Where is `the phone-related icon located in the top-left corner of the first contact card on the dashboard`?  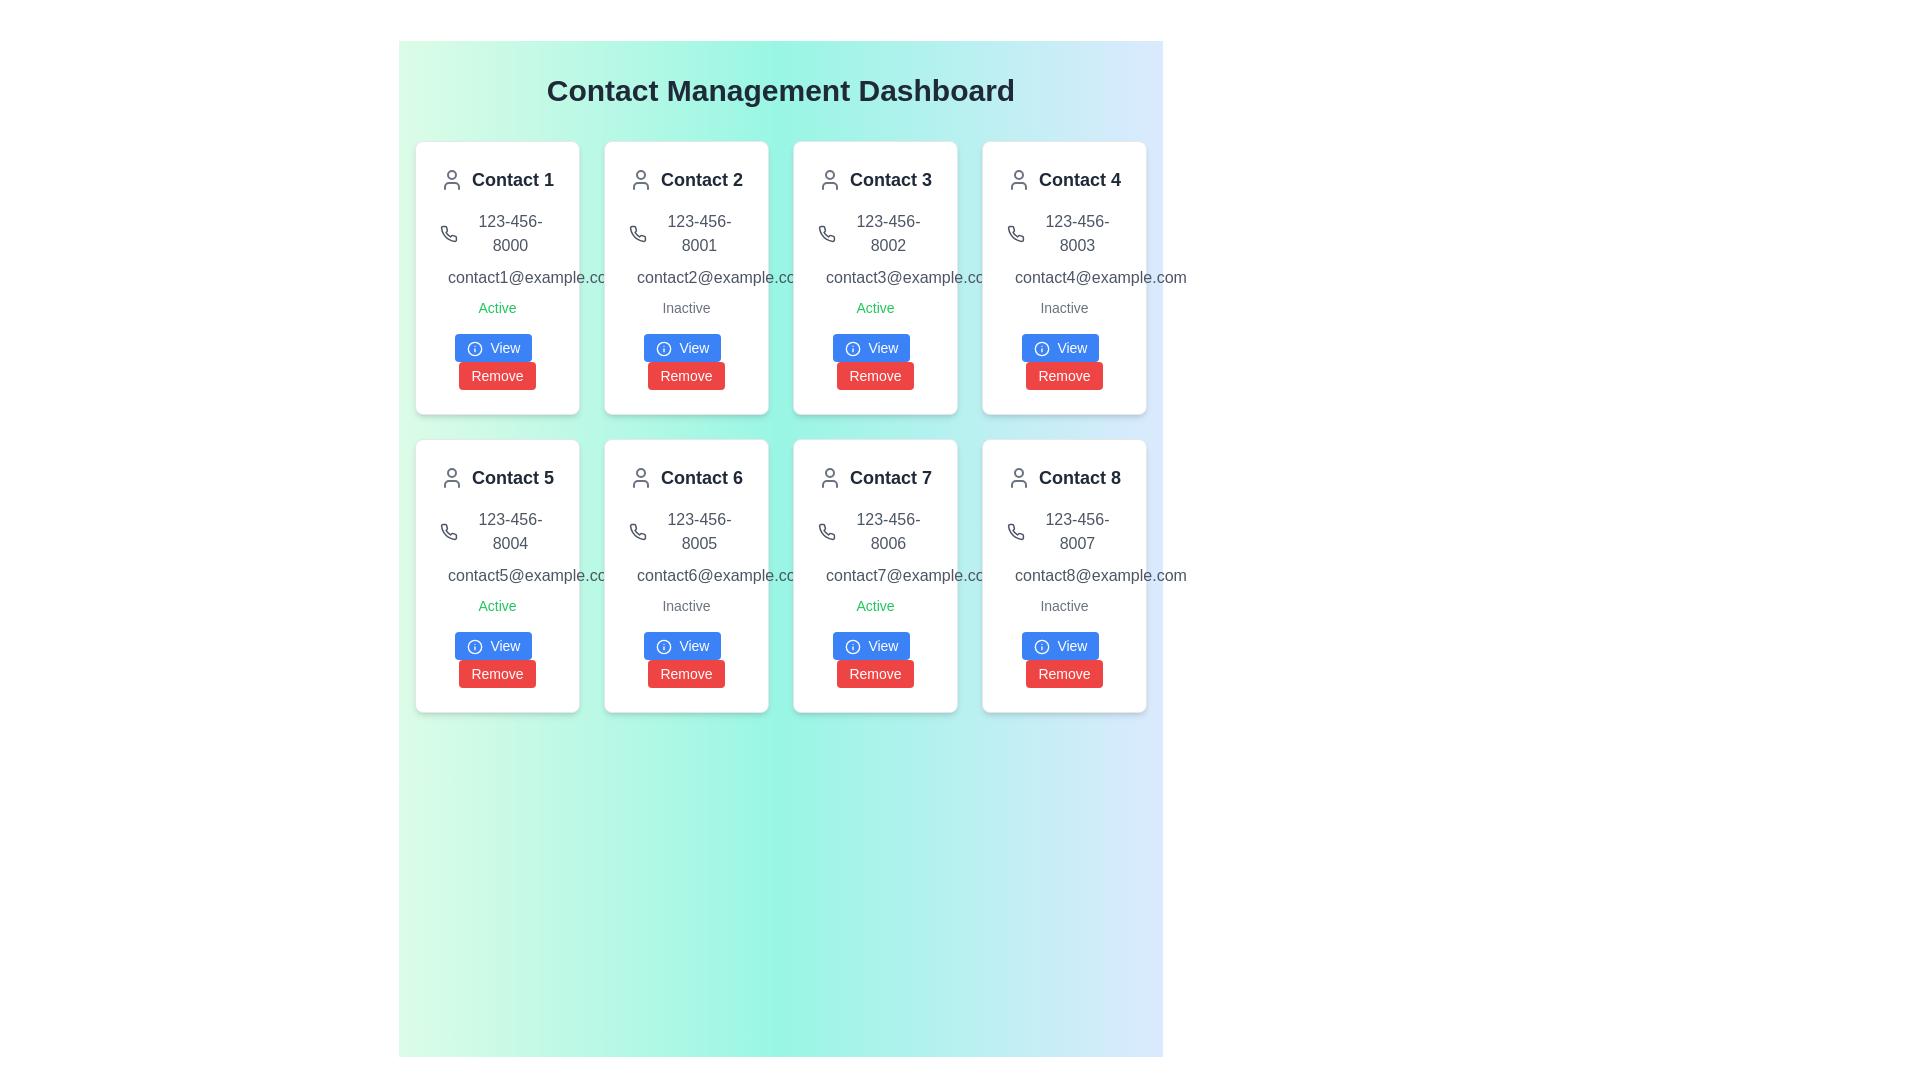 the phone-related icon located in the top-left corner of the first contact card on the dashboard is located at coordinates (826, 531).